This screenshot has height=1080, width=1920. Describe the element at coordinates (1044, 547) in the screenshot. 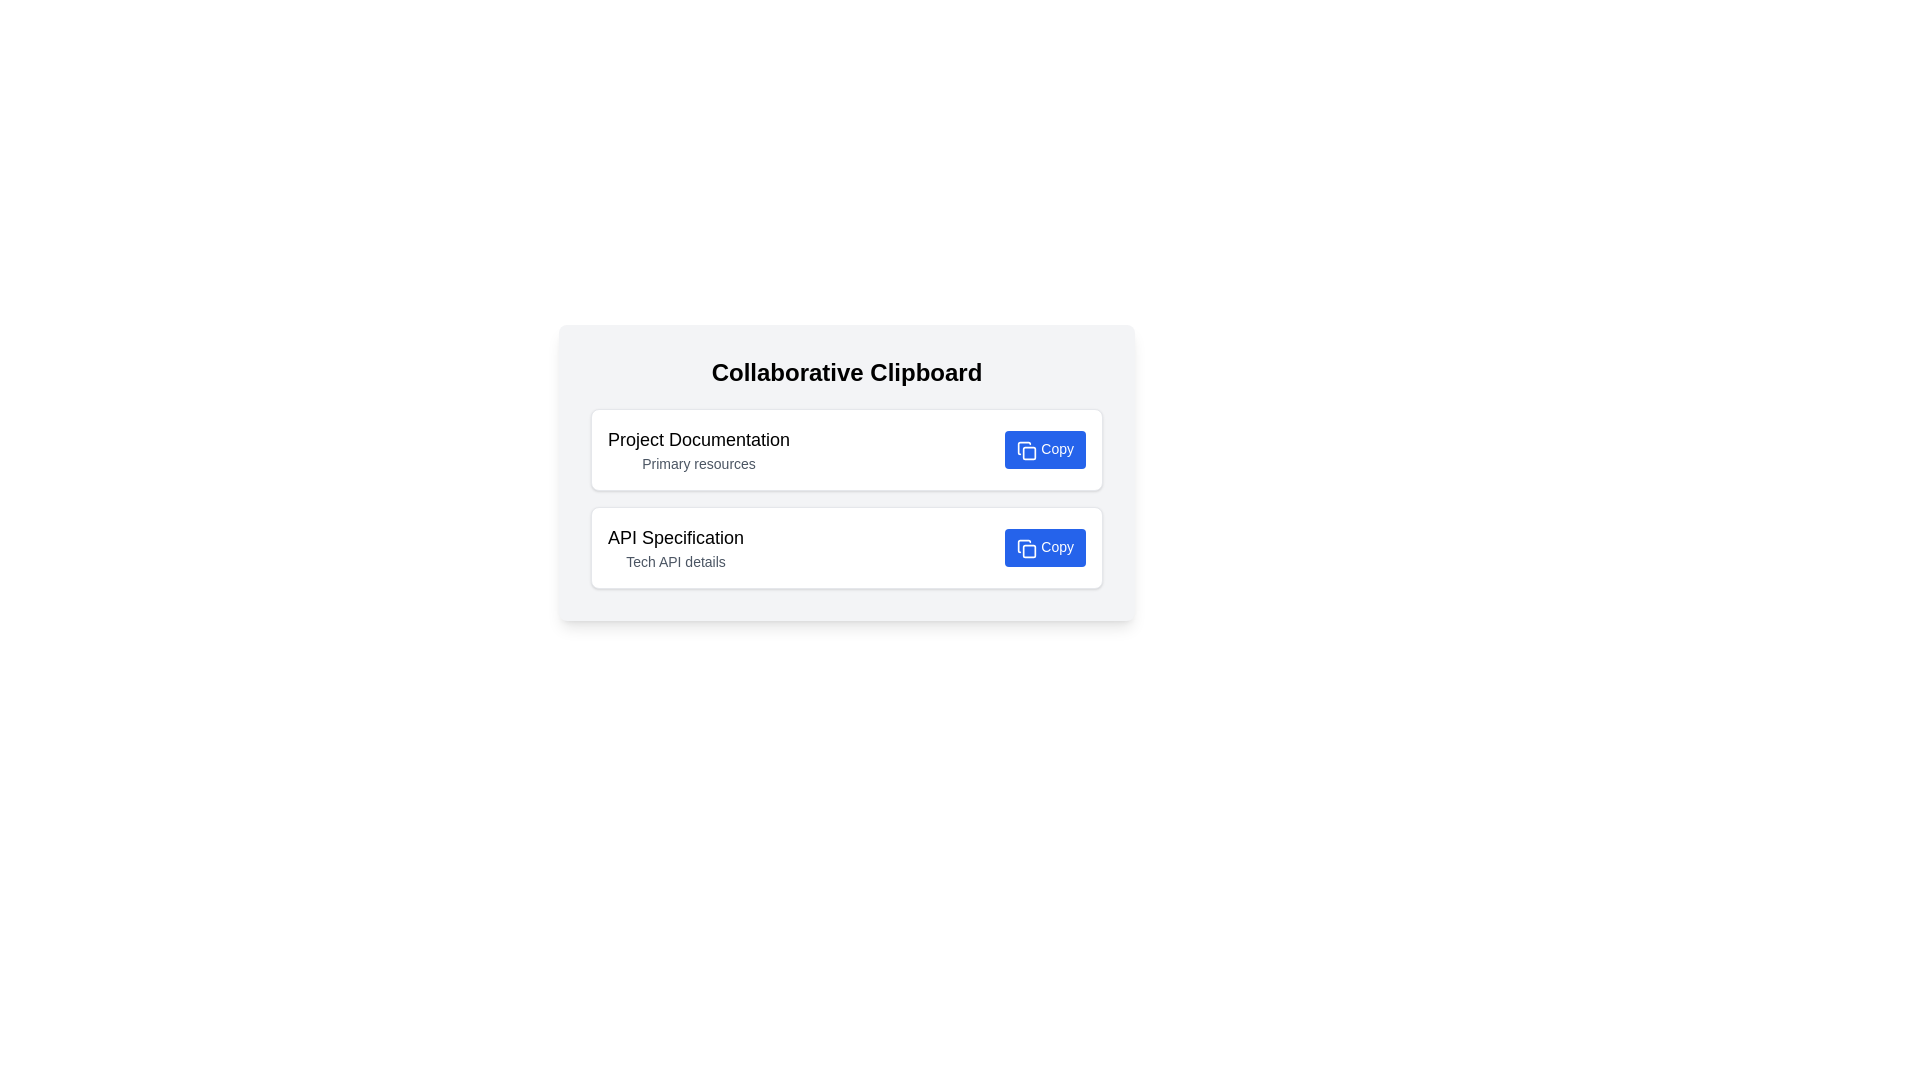

I see `the 'Copy' button with a blue background and white text, located within the 'API Specification' card to copy the associated content` at that location.